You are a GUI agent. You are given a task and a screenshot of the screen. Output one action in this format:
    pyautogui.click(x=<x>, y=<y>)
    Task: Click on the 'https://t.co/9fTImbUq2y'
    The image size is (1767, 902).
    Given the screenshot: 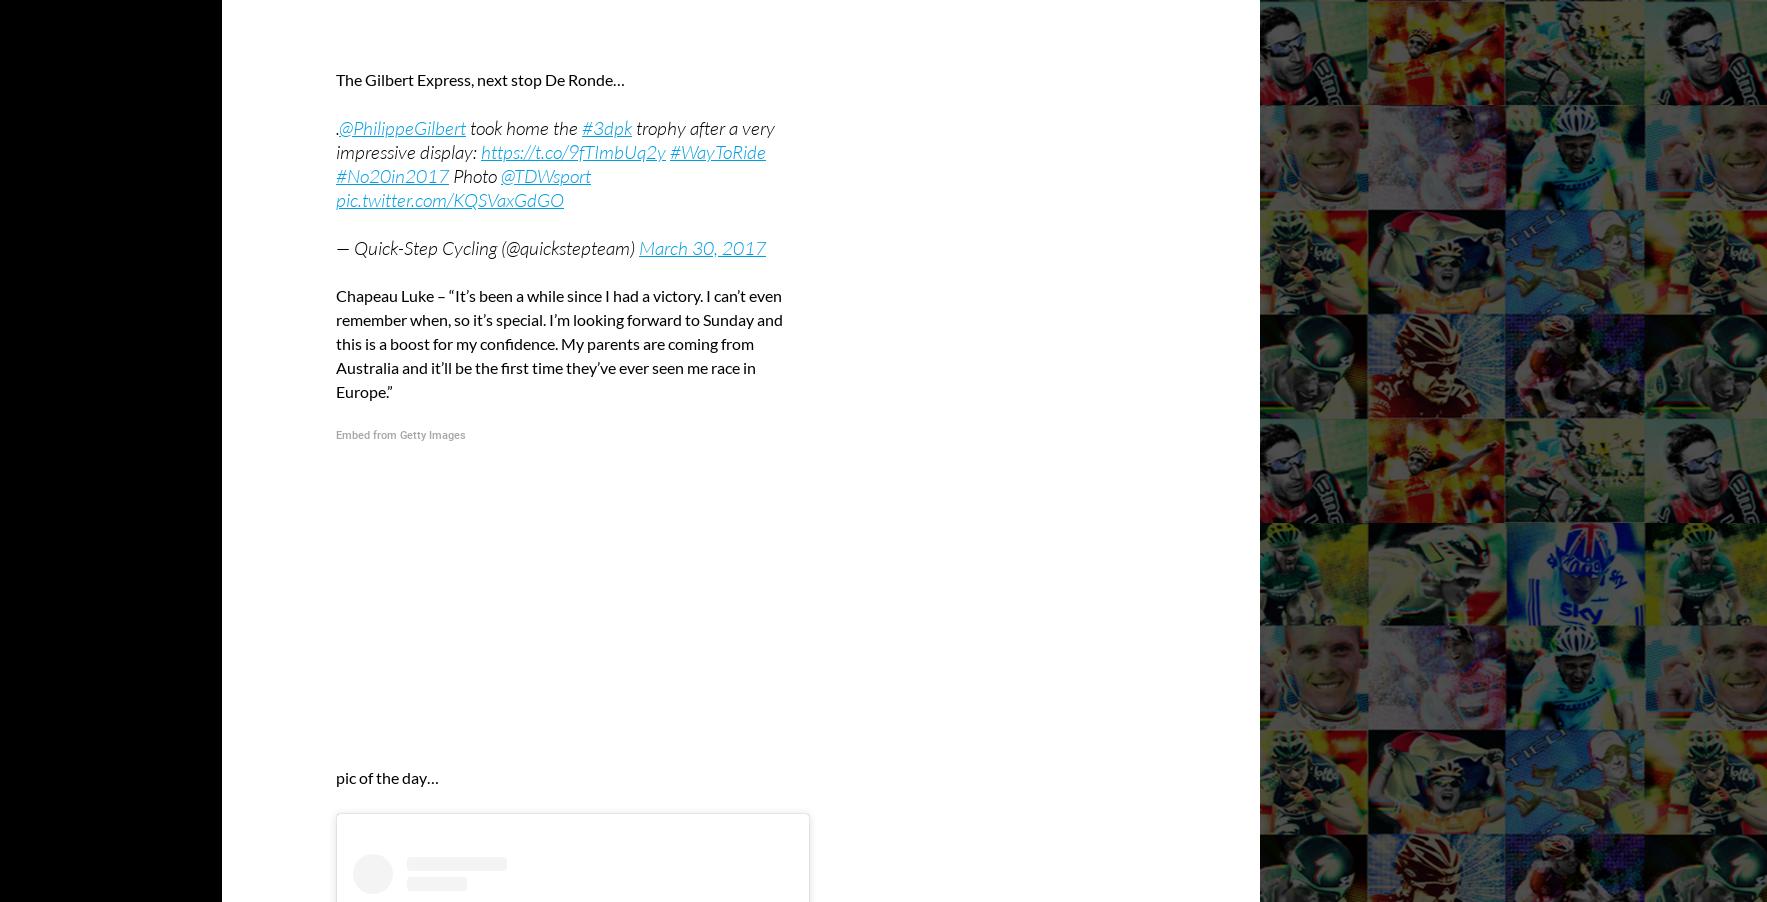 What is the action you would take?
    pyautogui.click(x=573, y=150)
    